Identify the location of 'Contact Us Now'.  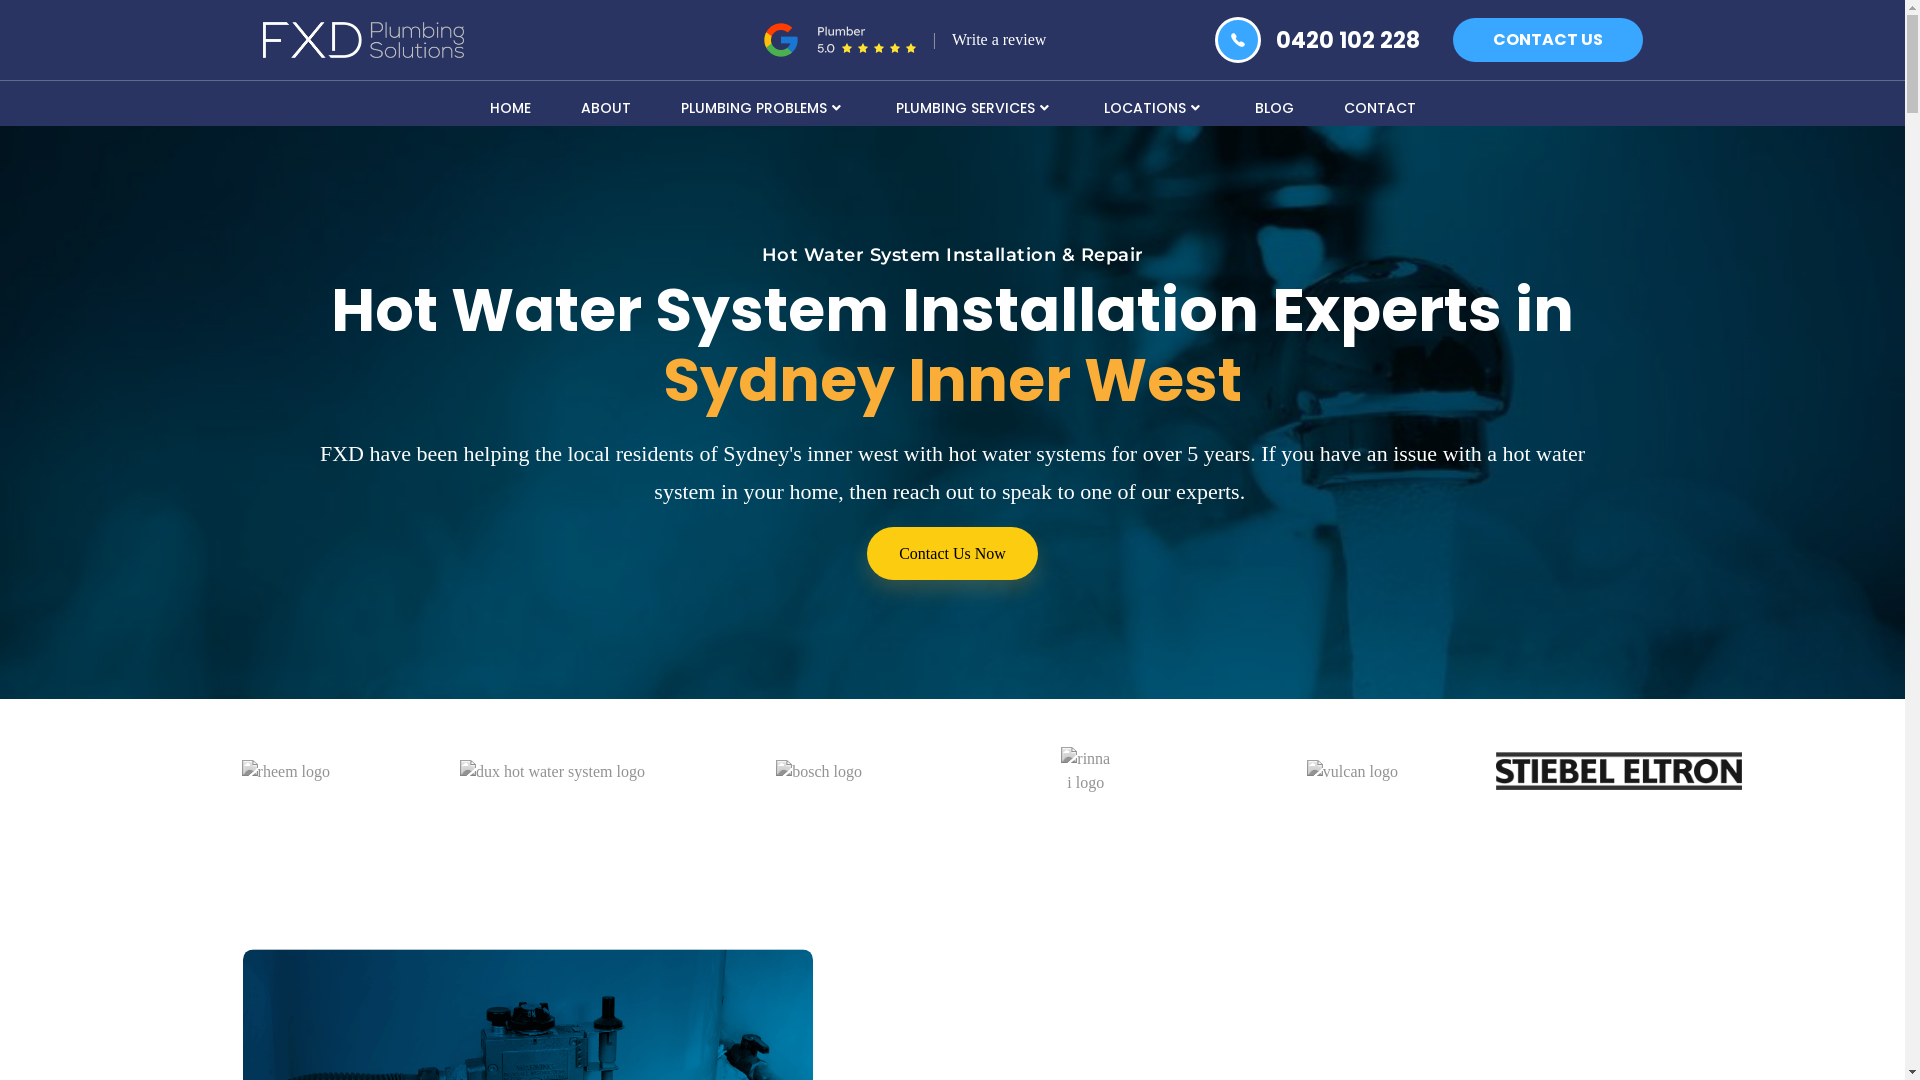
(867, 553).